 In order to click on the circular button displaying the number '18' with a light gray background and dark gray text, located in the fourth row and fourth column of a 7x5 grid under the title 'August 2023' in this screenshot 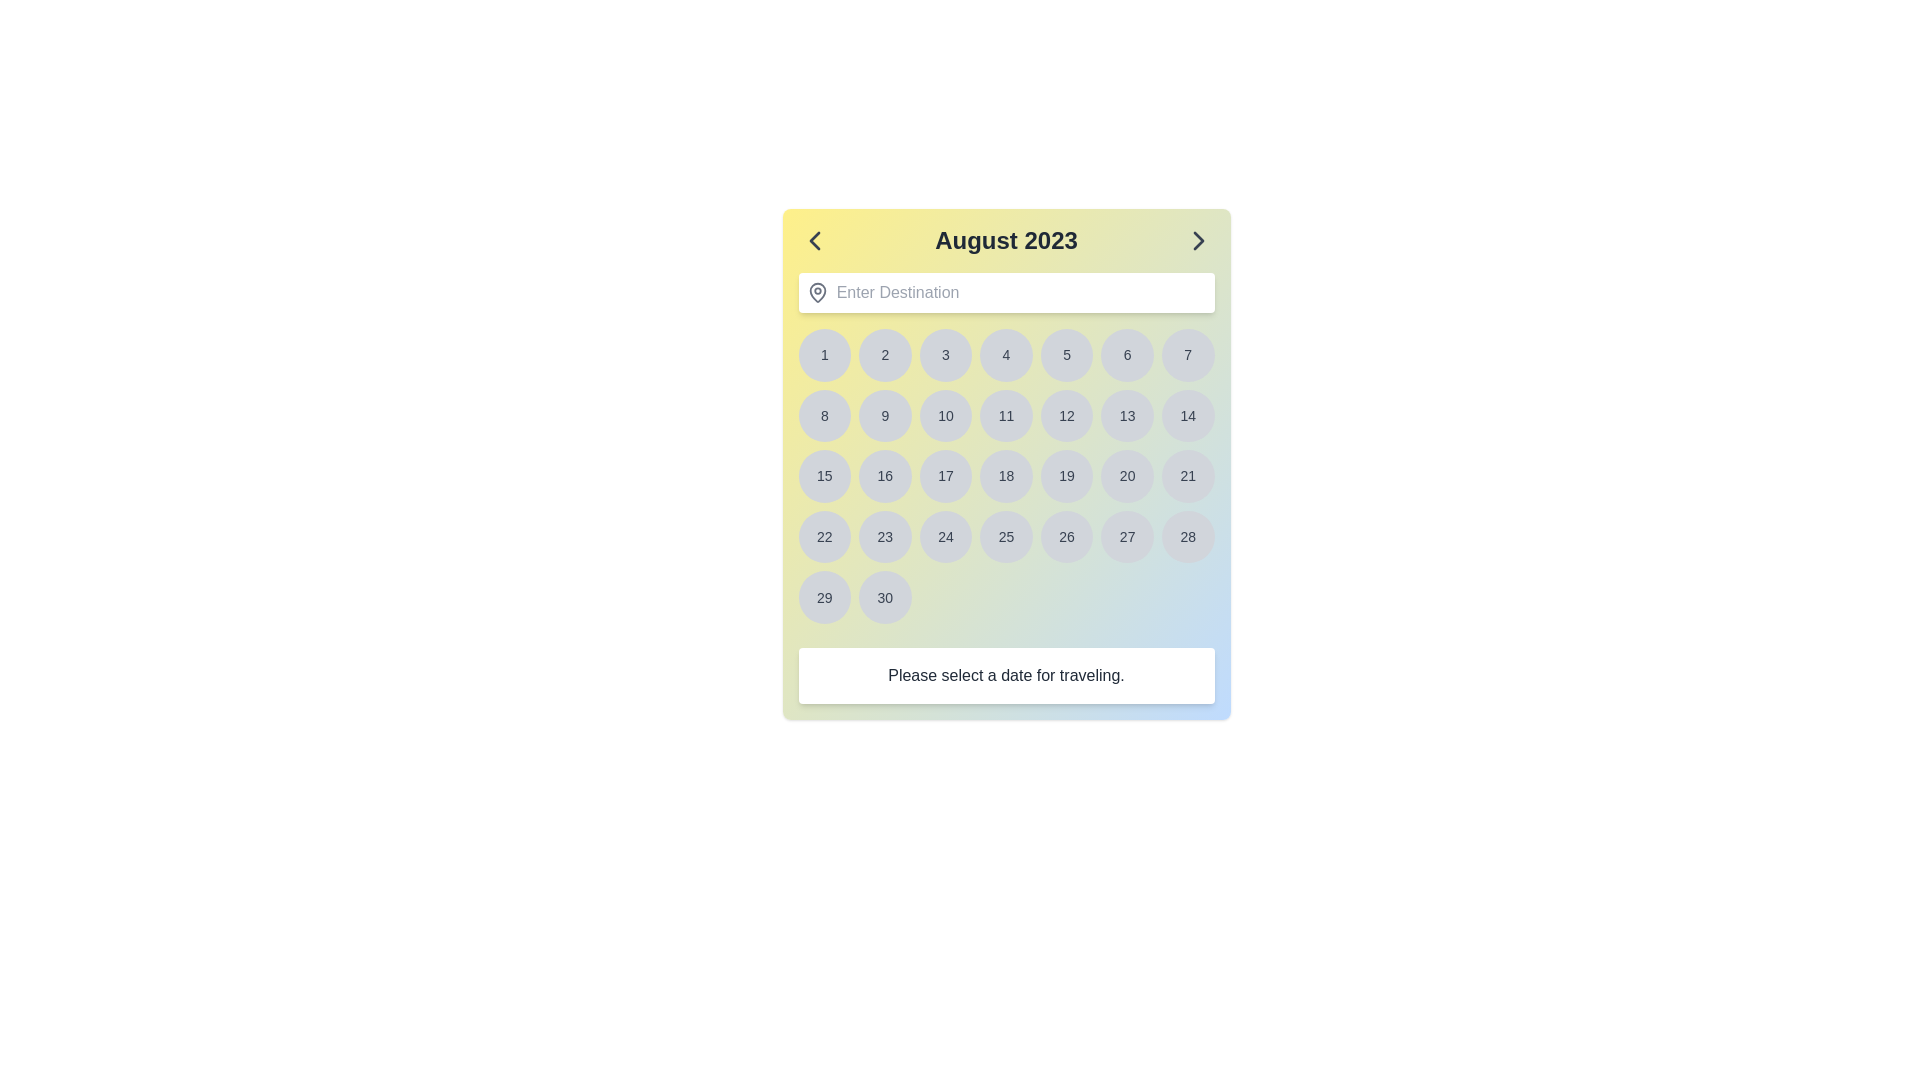, I will do `click(1006, 476)`.